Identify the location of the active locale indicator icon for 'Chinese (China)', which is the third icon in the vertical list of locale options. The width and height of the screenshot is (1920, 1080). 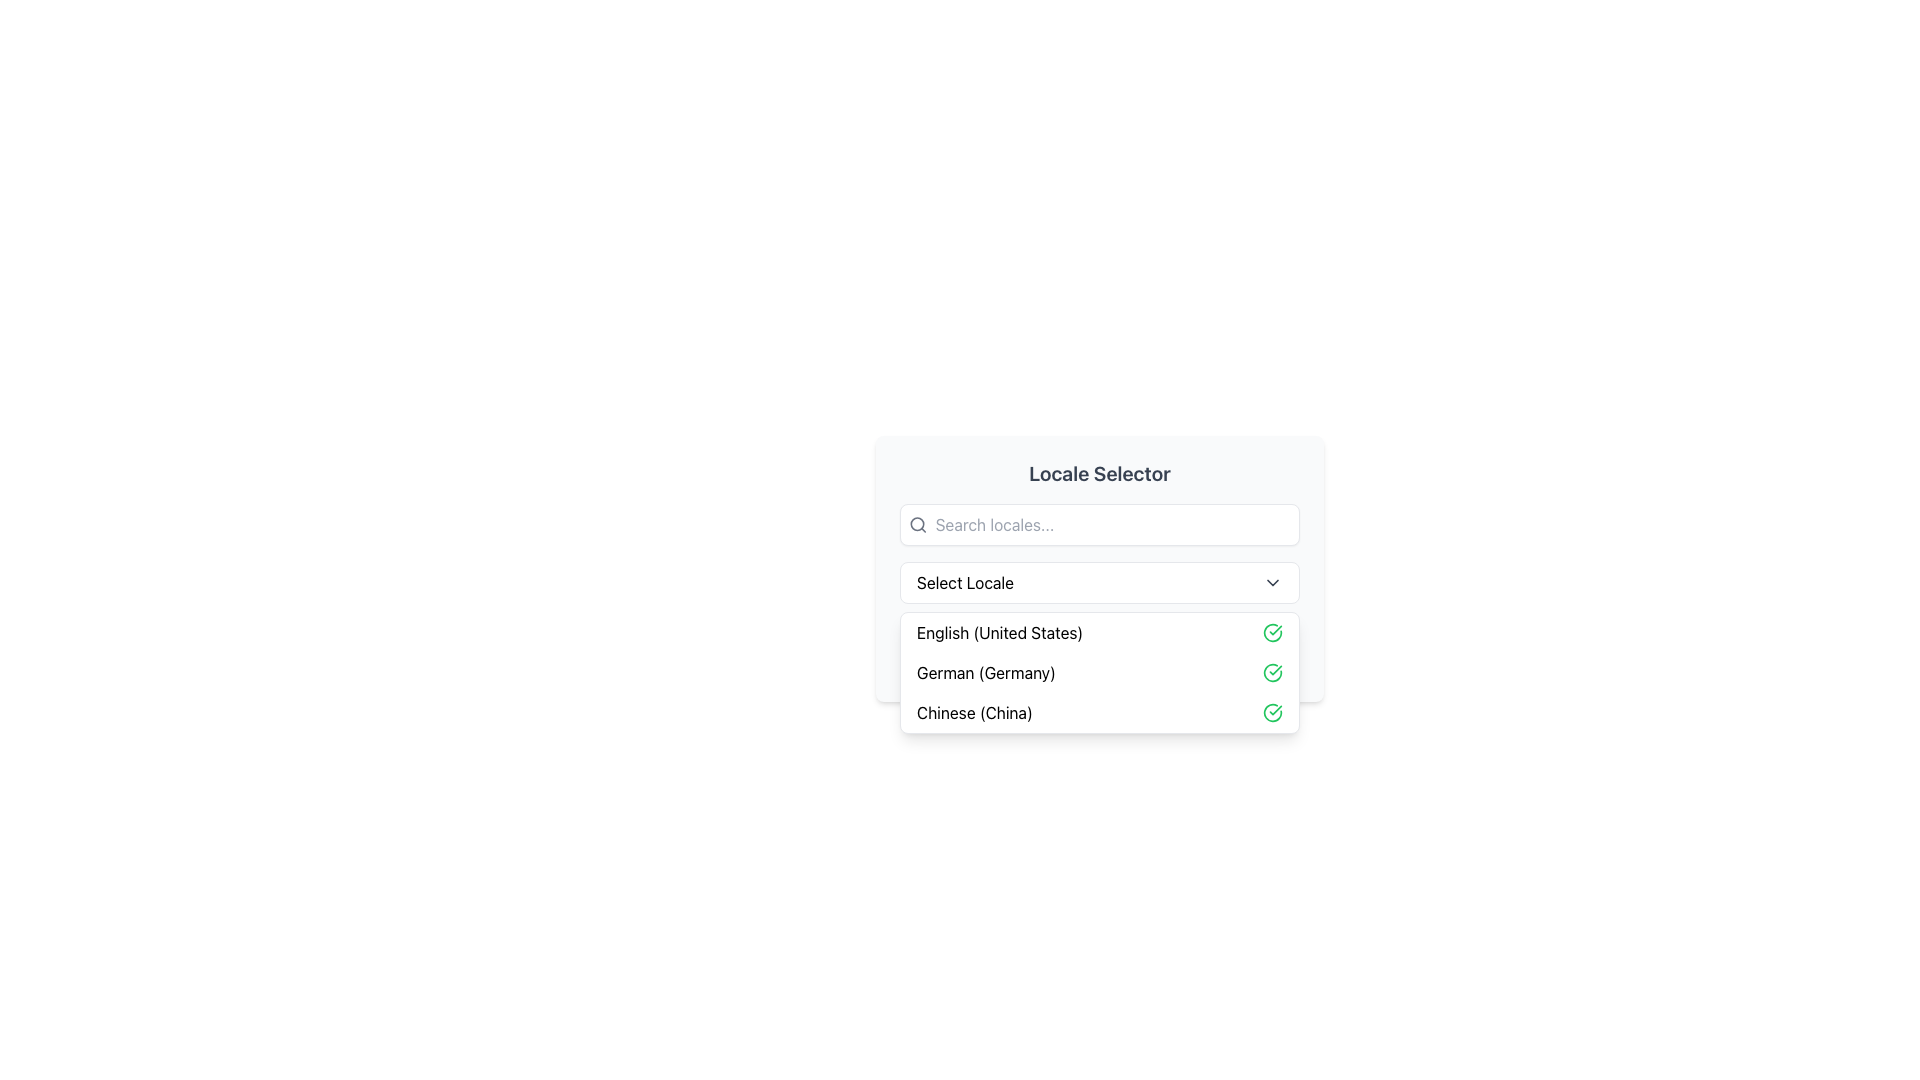
(1271, 712).